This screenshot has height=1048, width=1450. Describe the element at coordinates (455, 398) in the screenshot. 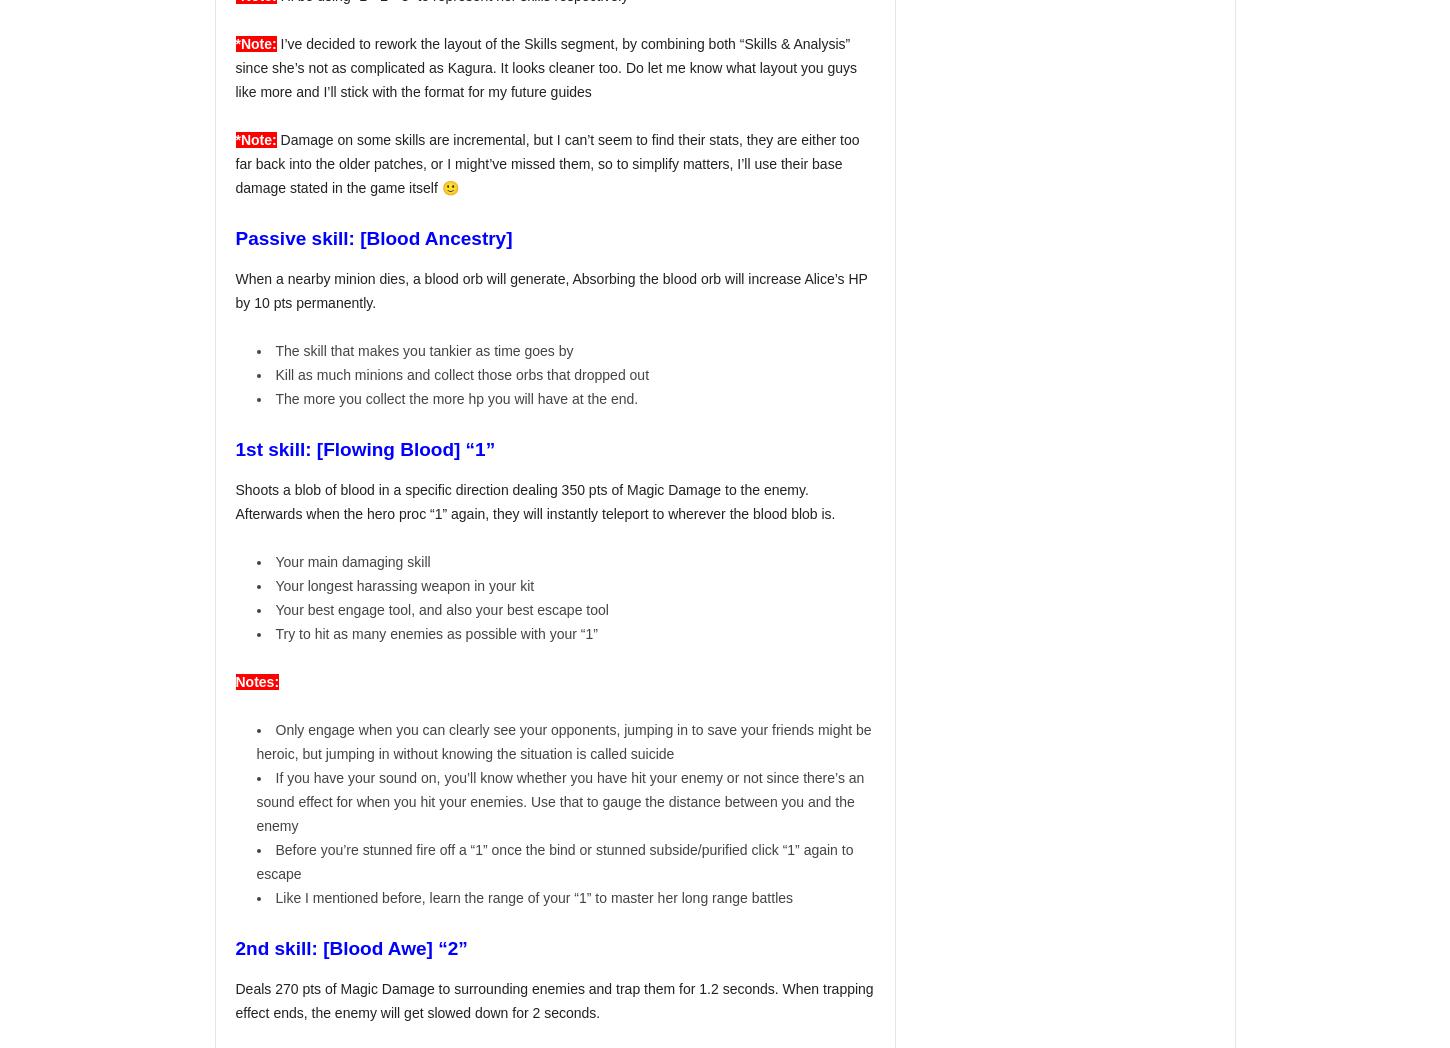

I see `'The more you collect the more hp you will have at the end.'` at that location.